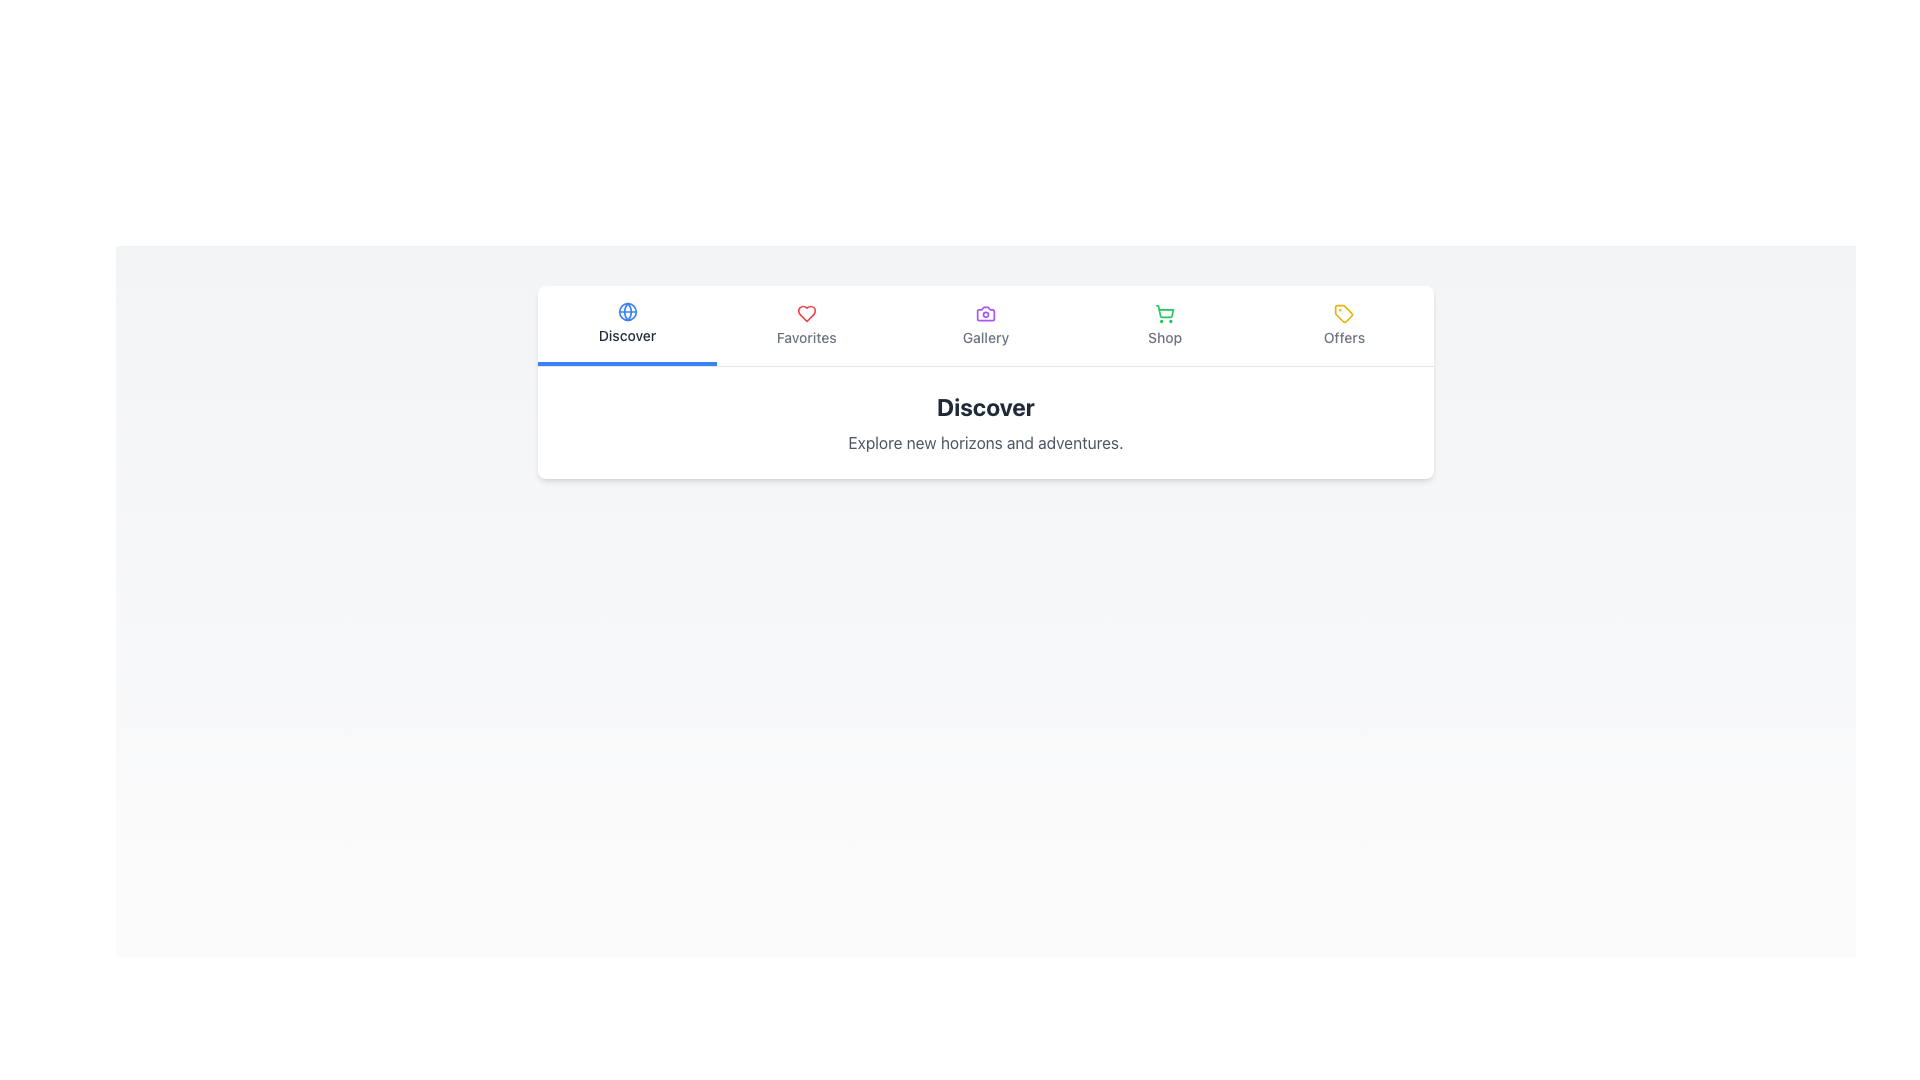 This screenshot has height=1080, width=1920. I want to click on the descriptive subtitle text element located beneath the main heading 'Discover', which provides additional context, so click(985, 442).